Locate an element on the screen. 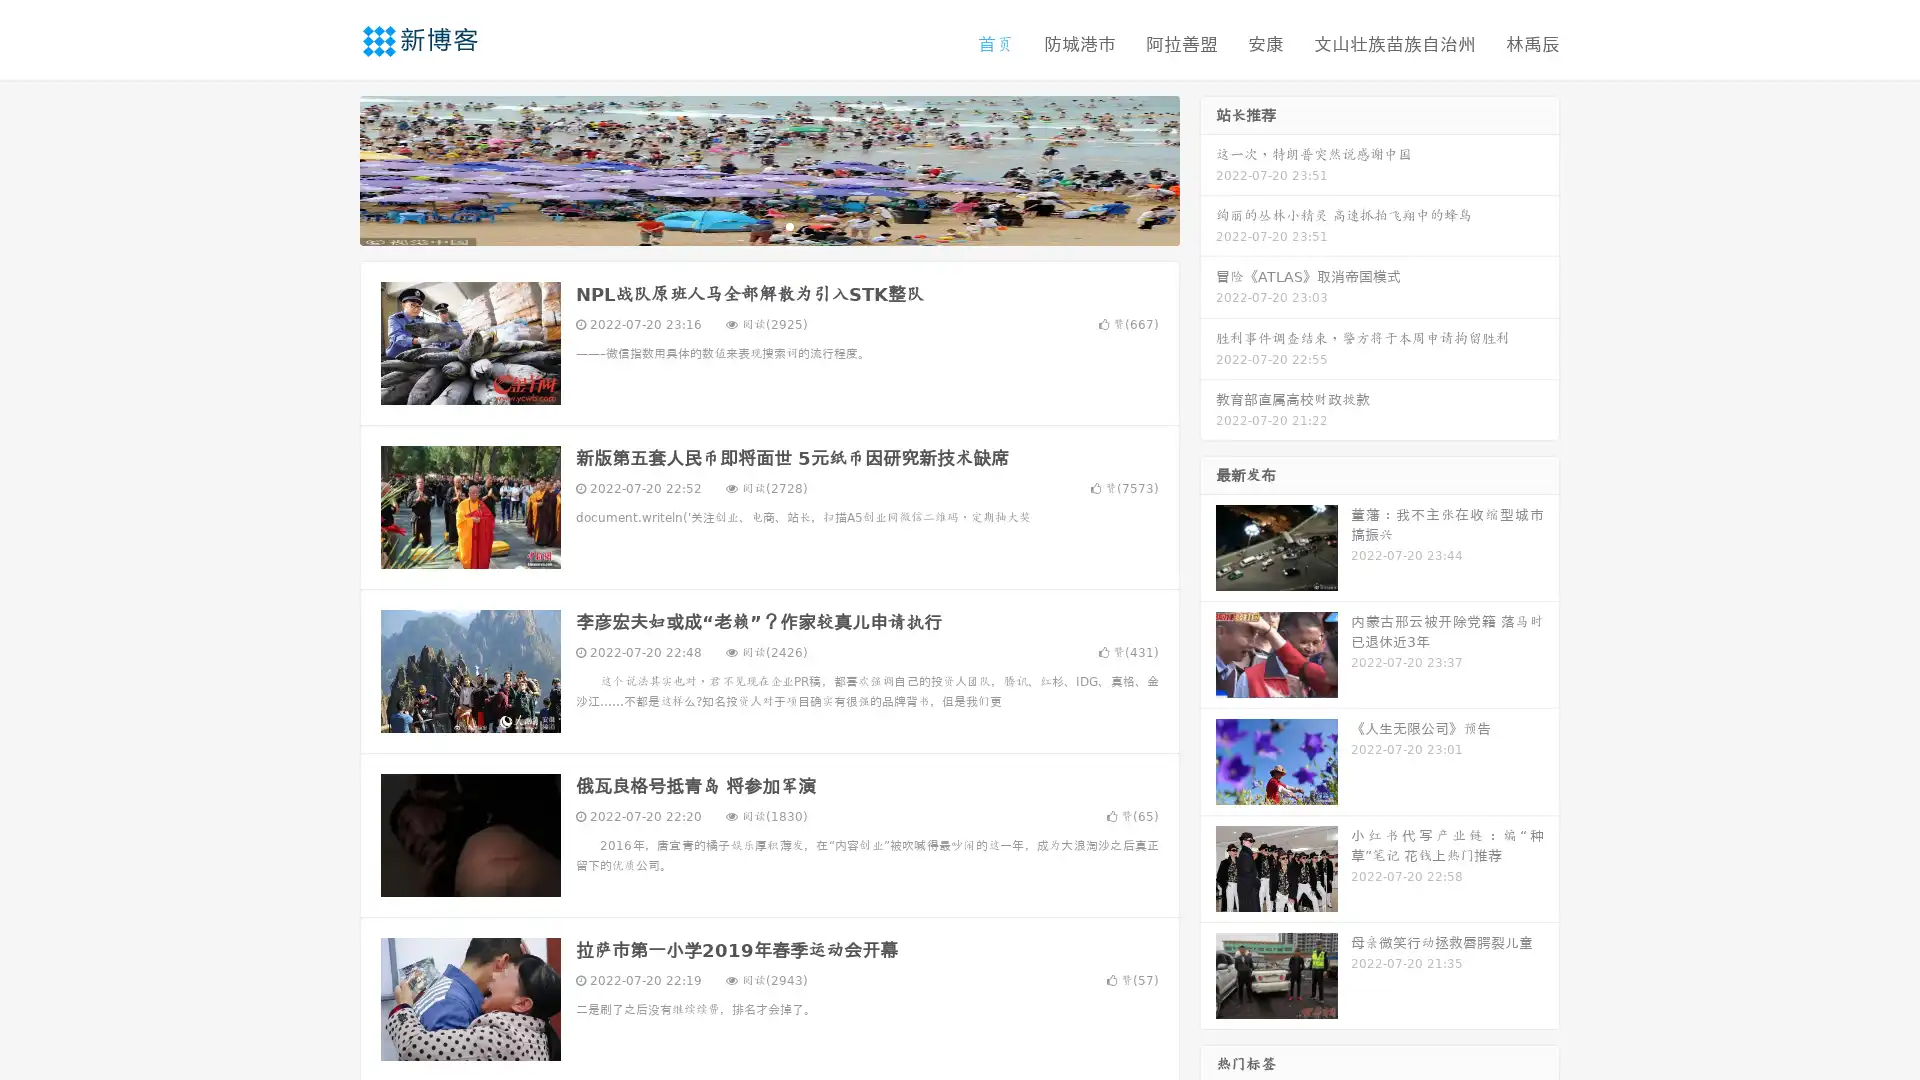 This screenshot has height=1080, width=1920. Go to slide 2 is located at coordinates (768, 225).